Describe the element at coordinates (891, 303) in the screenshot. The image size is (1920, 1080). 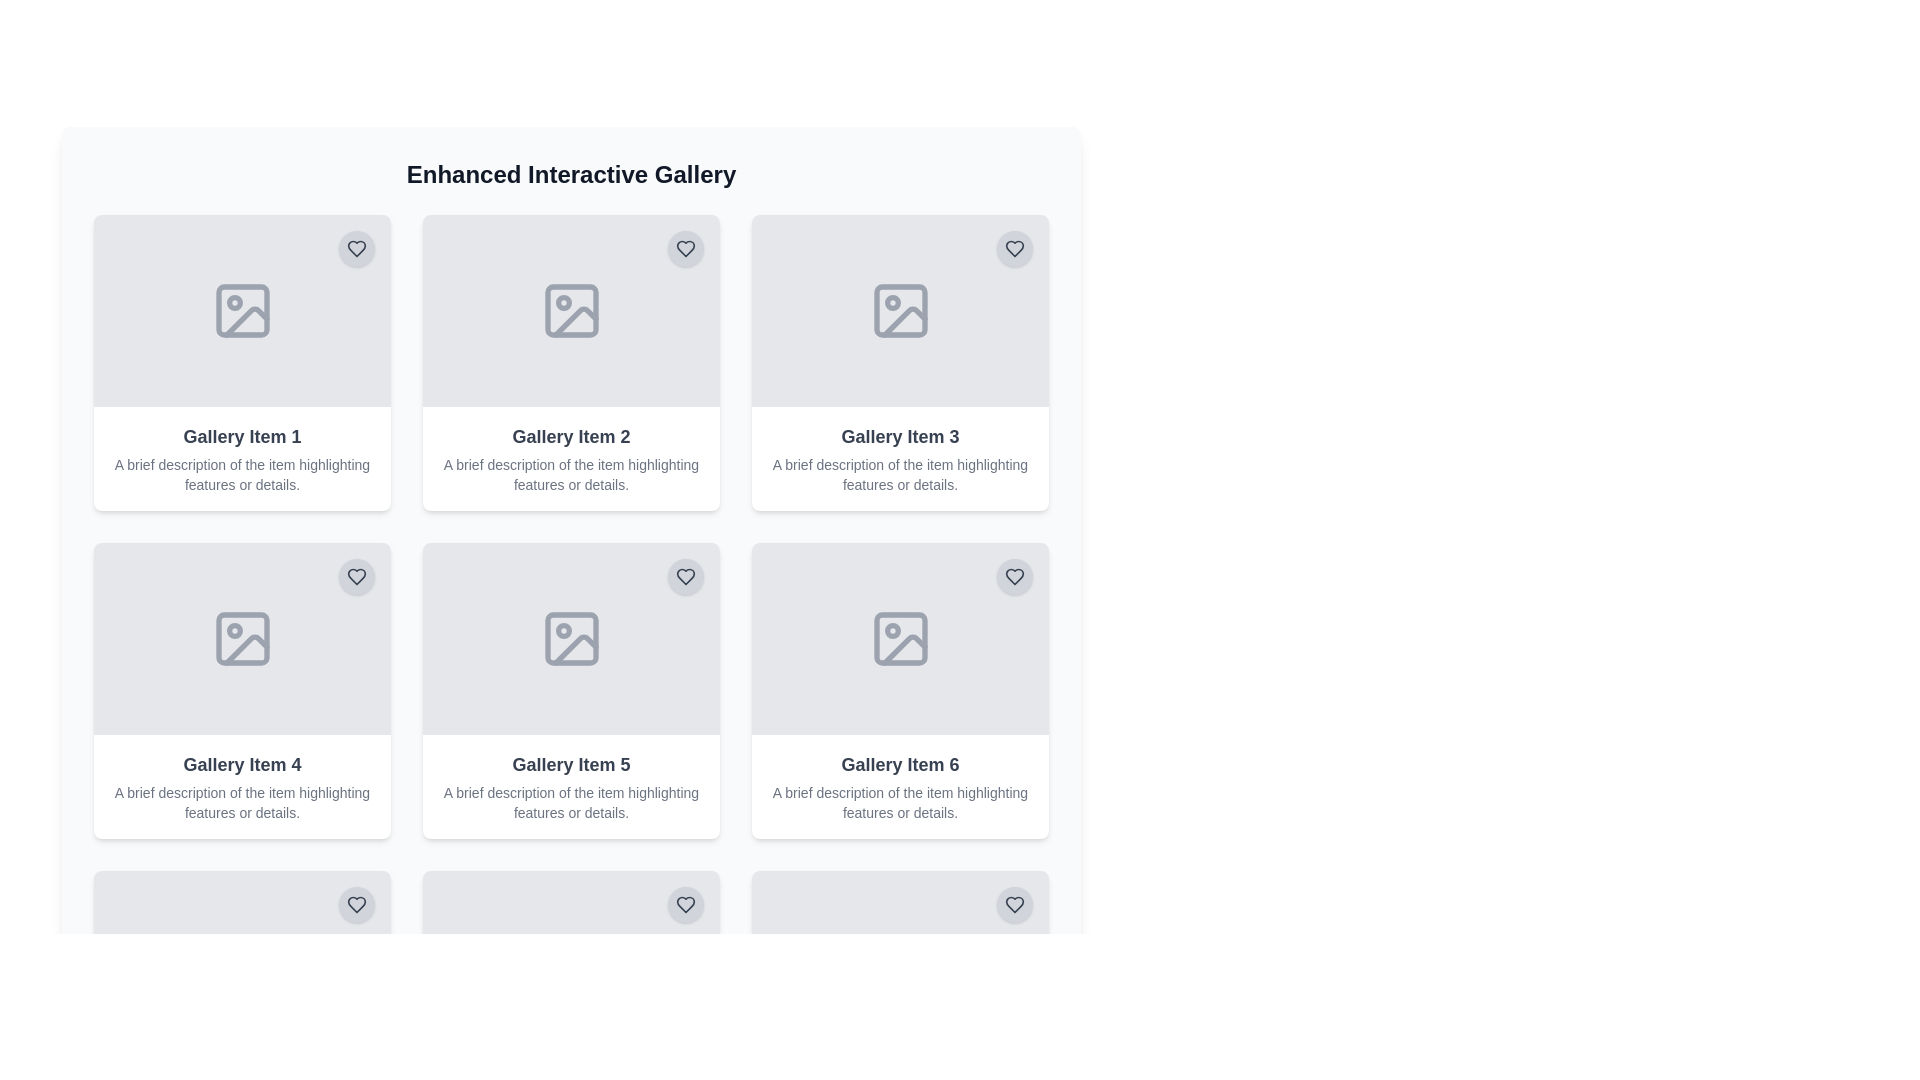
I see `the small circular shape (dot) located in the image placeholder of the 'Gallery Item 3' card, positioned in the third card of the first row of the grid layout` at that location.